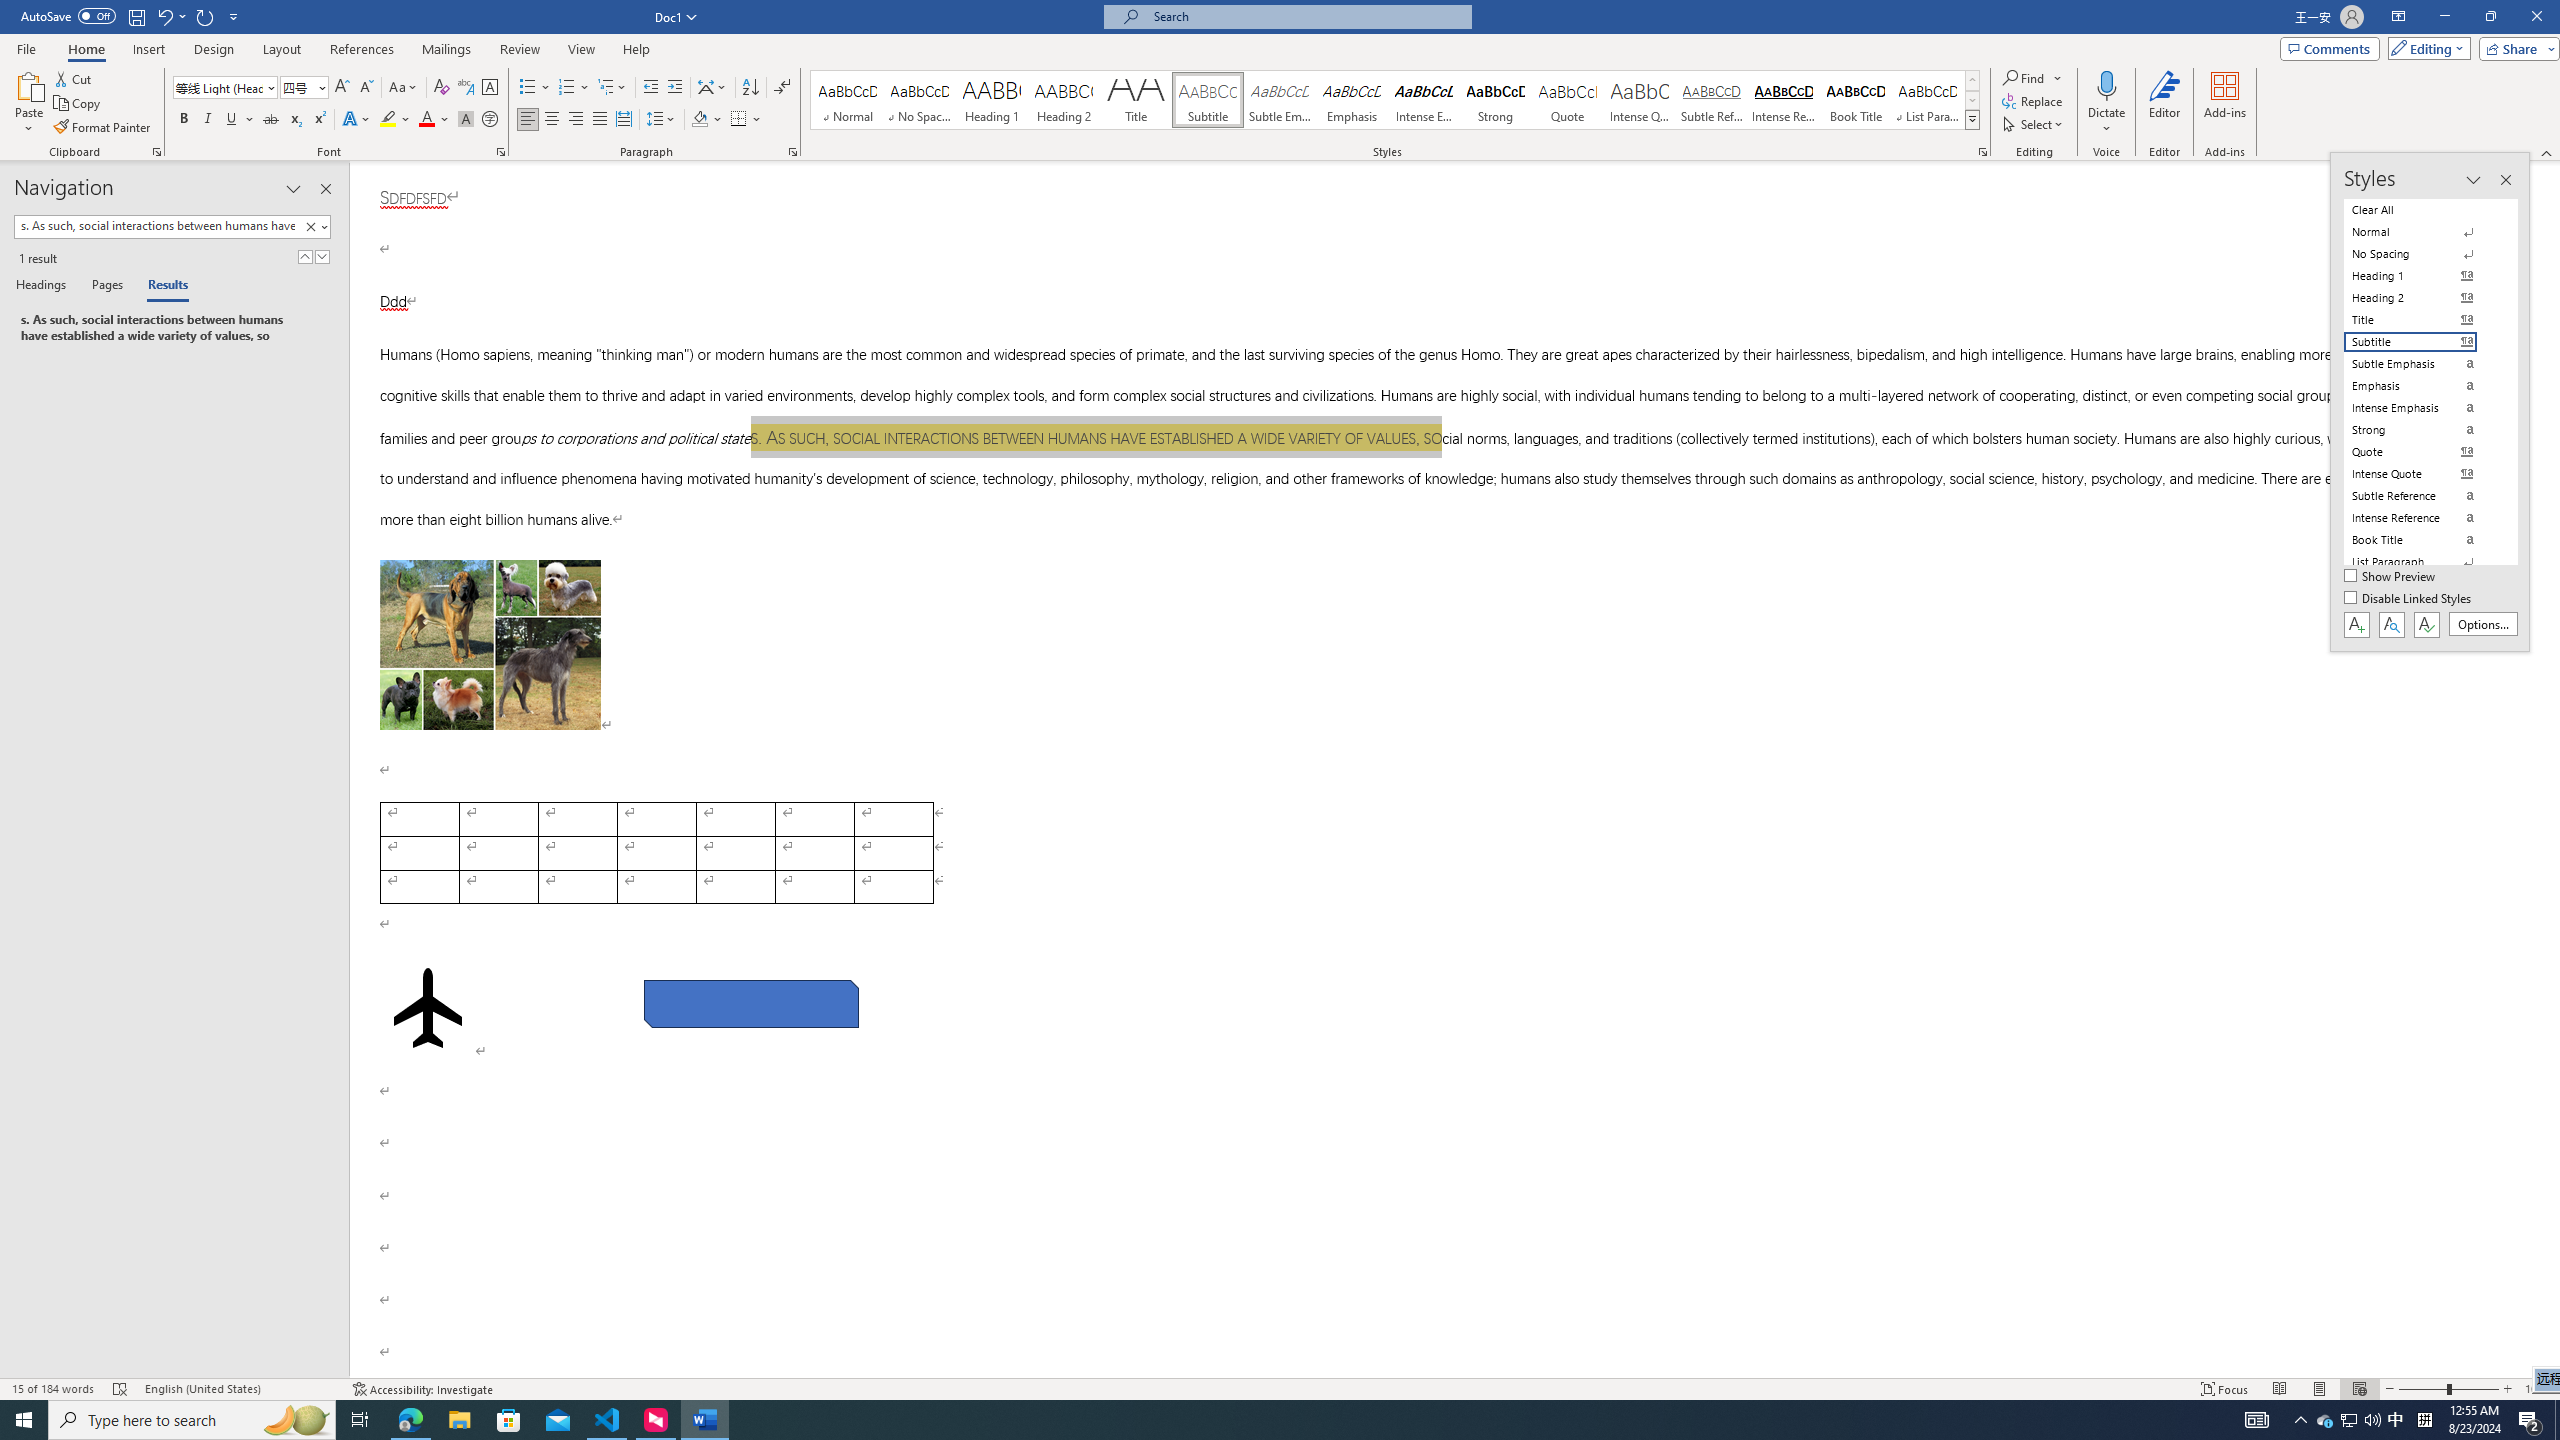 This screenshot has height=1440, width=2560. Describe the element at coordinates (160, 286) in the screenshot. I see `'Results'` at that location.